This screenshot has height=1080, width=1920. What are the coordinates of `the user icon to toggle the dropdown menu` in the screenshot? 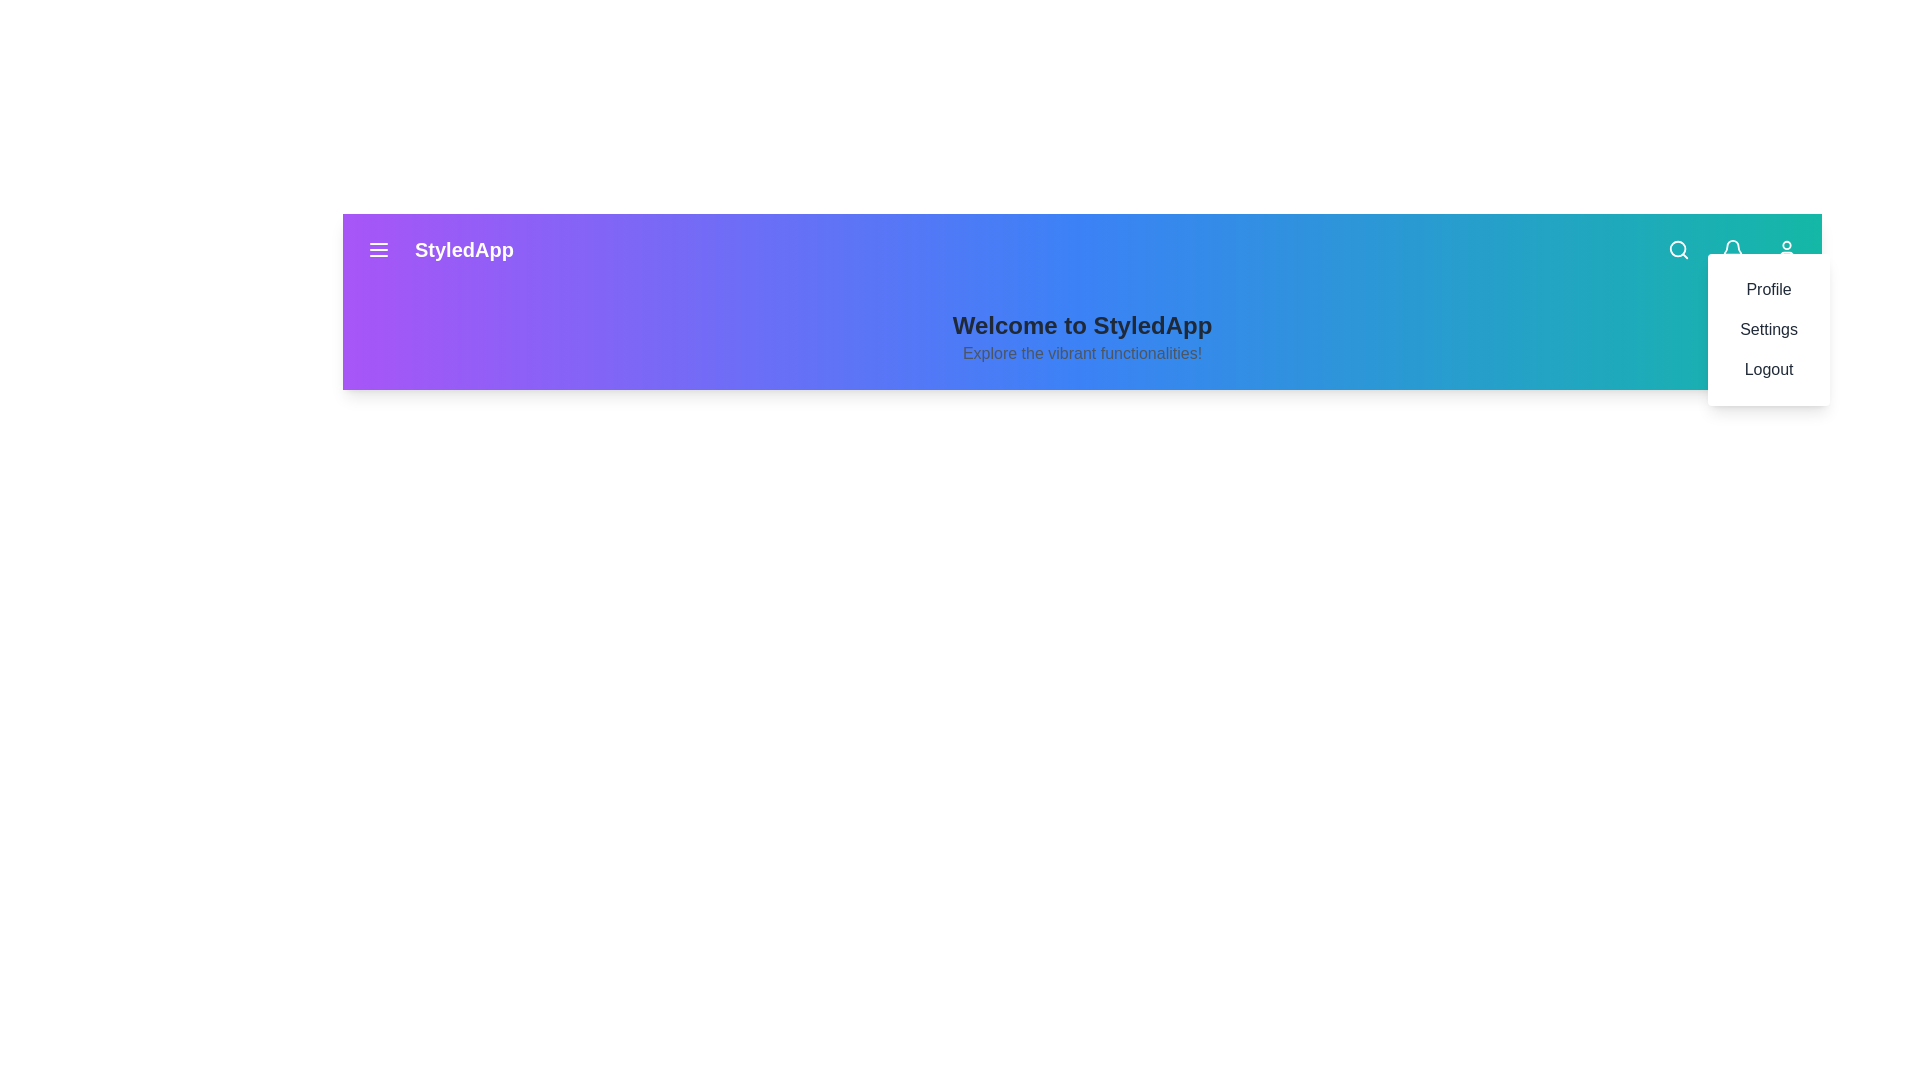 It's located at (1786, 249).